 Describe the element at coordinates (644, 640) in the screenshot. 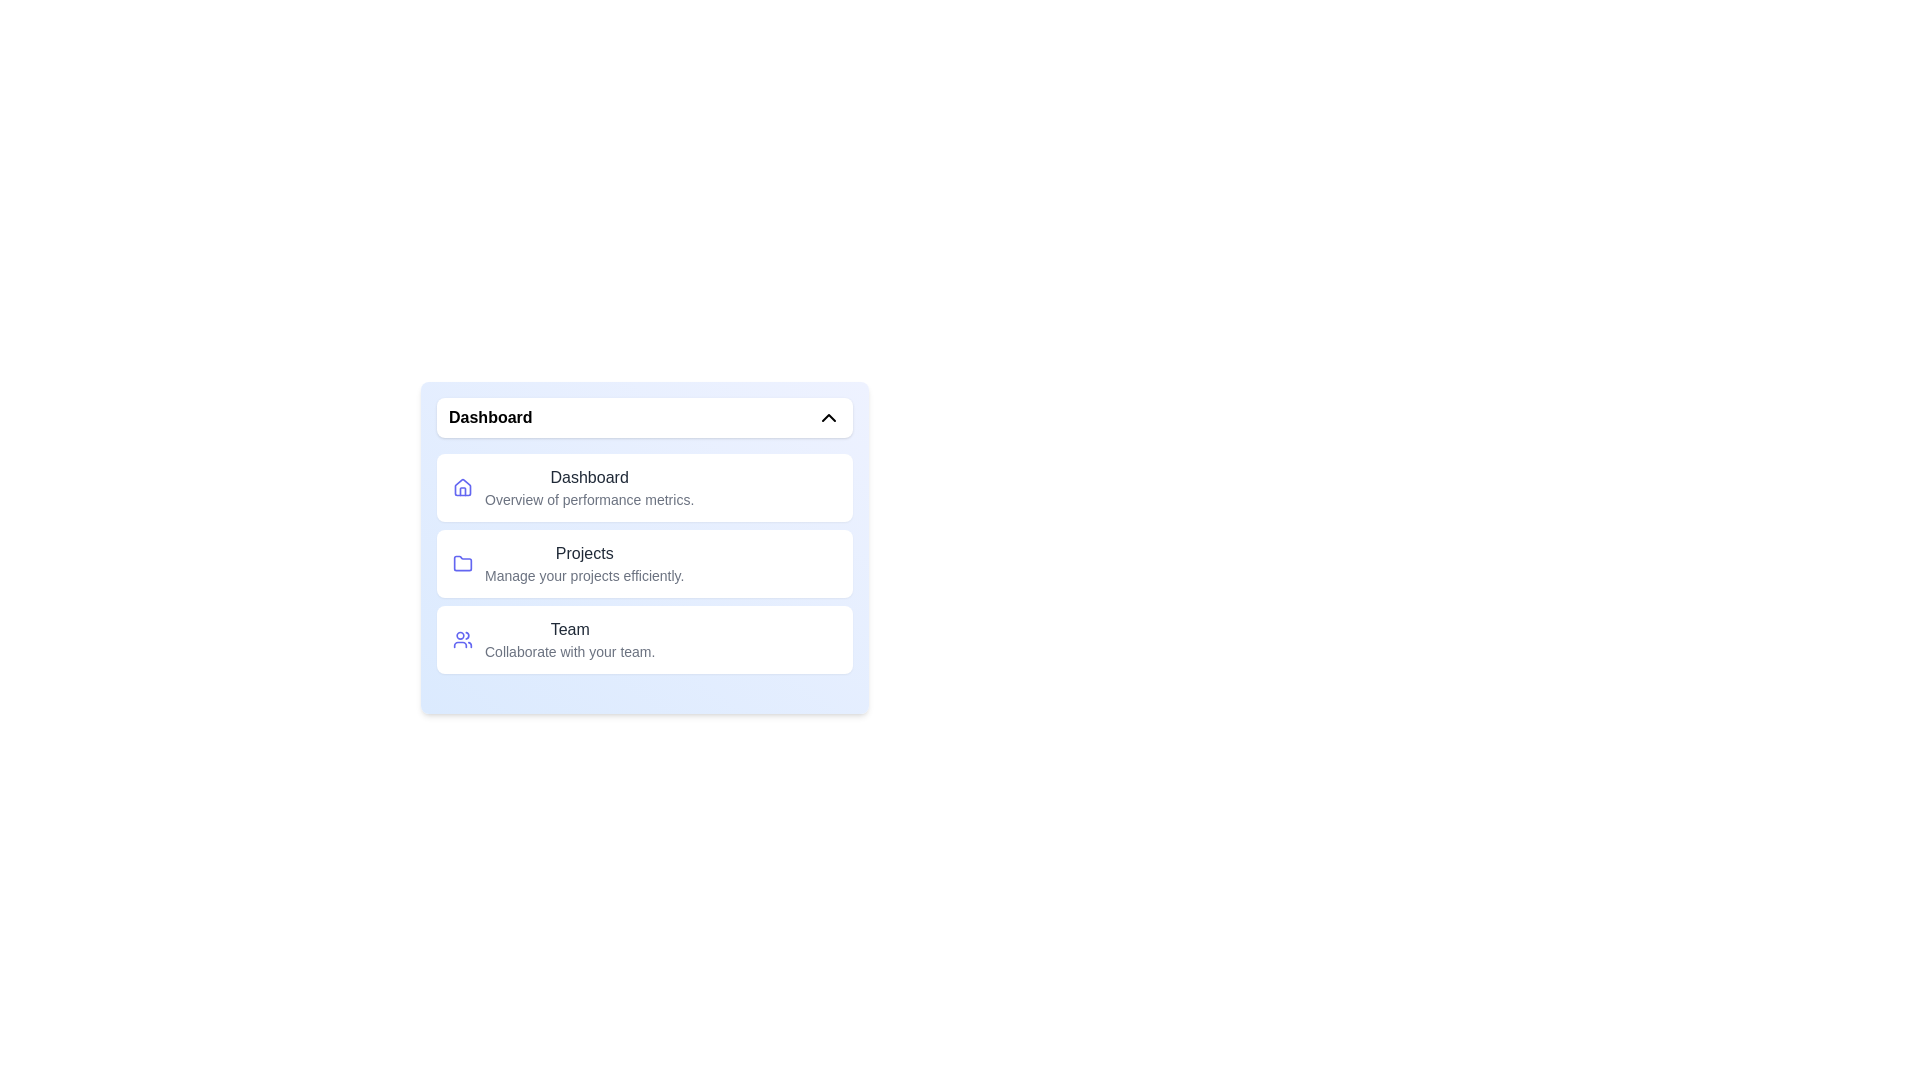

I see `the menu option Team from the dropdown` at that location.